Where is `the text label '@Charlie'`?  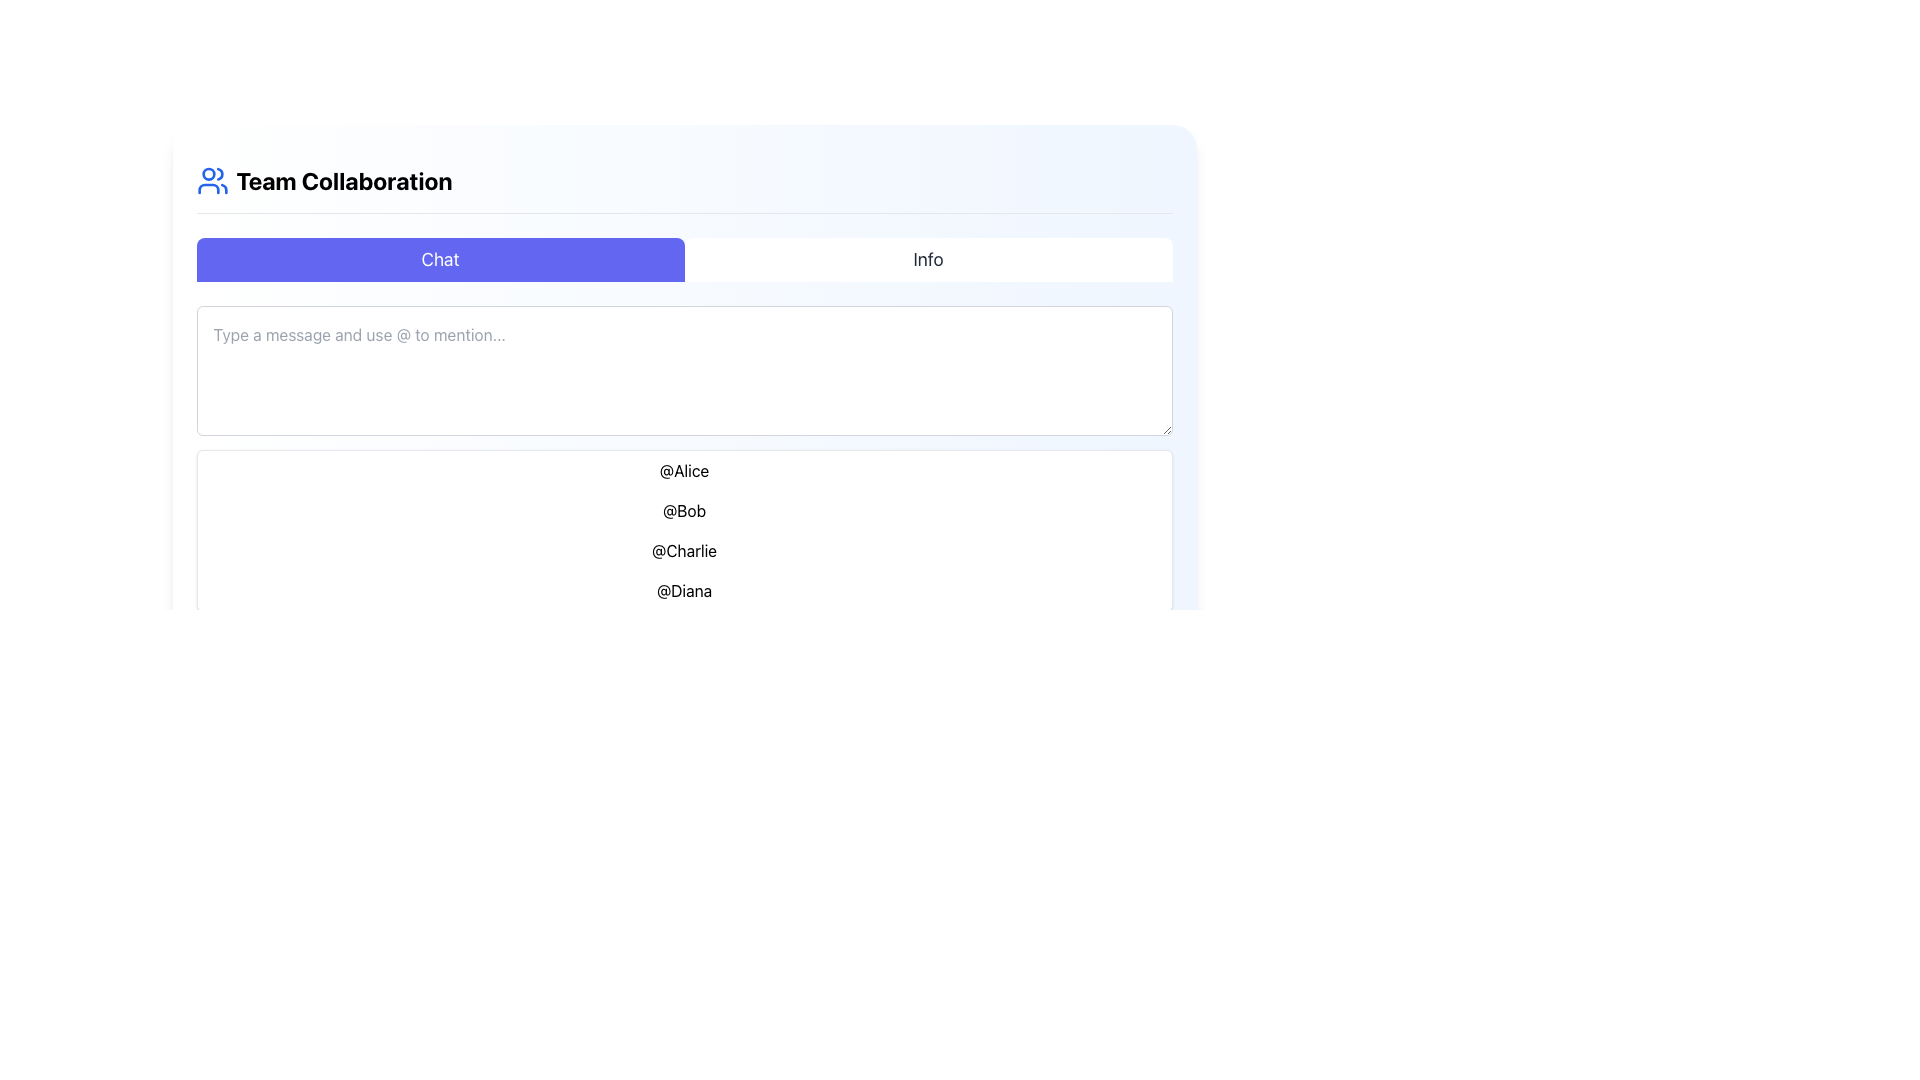
the text label '@Charlie' is located at coordinates (684, 551).